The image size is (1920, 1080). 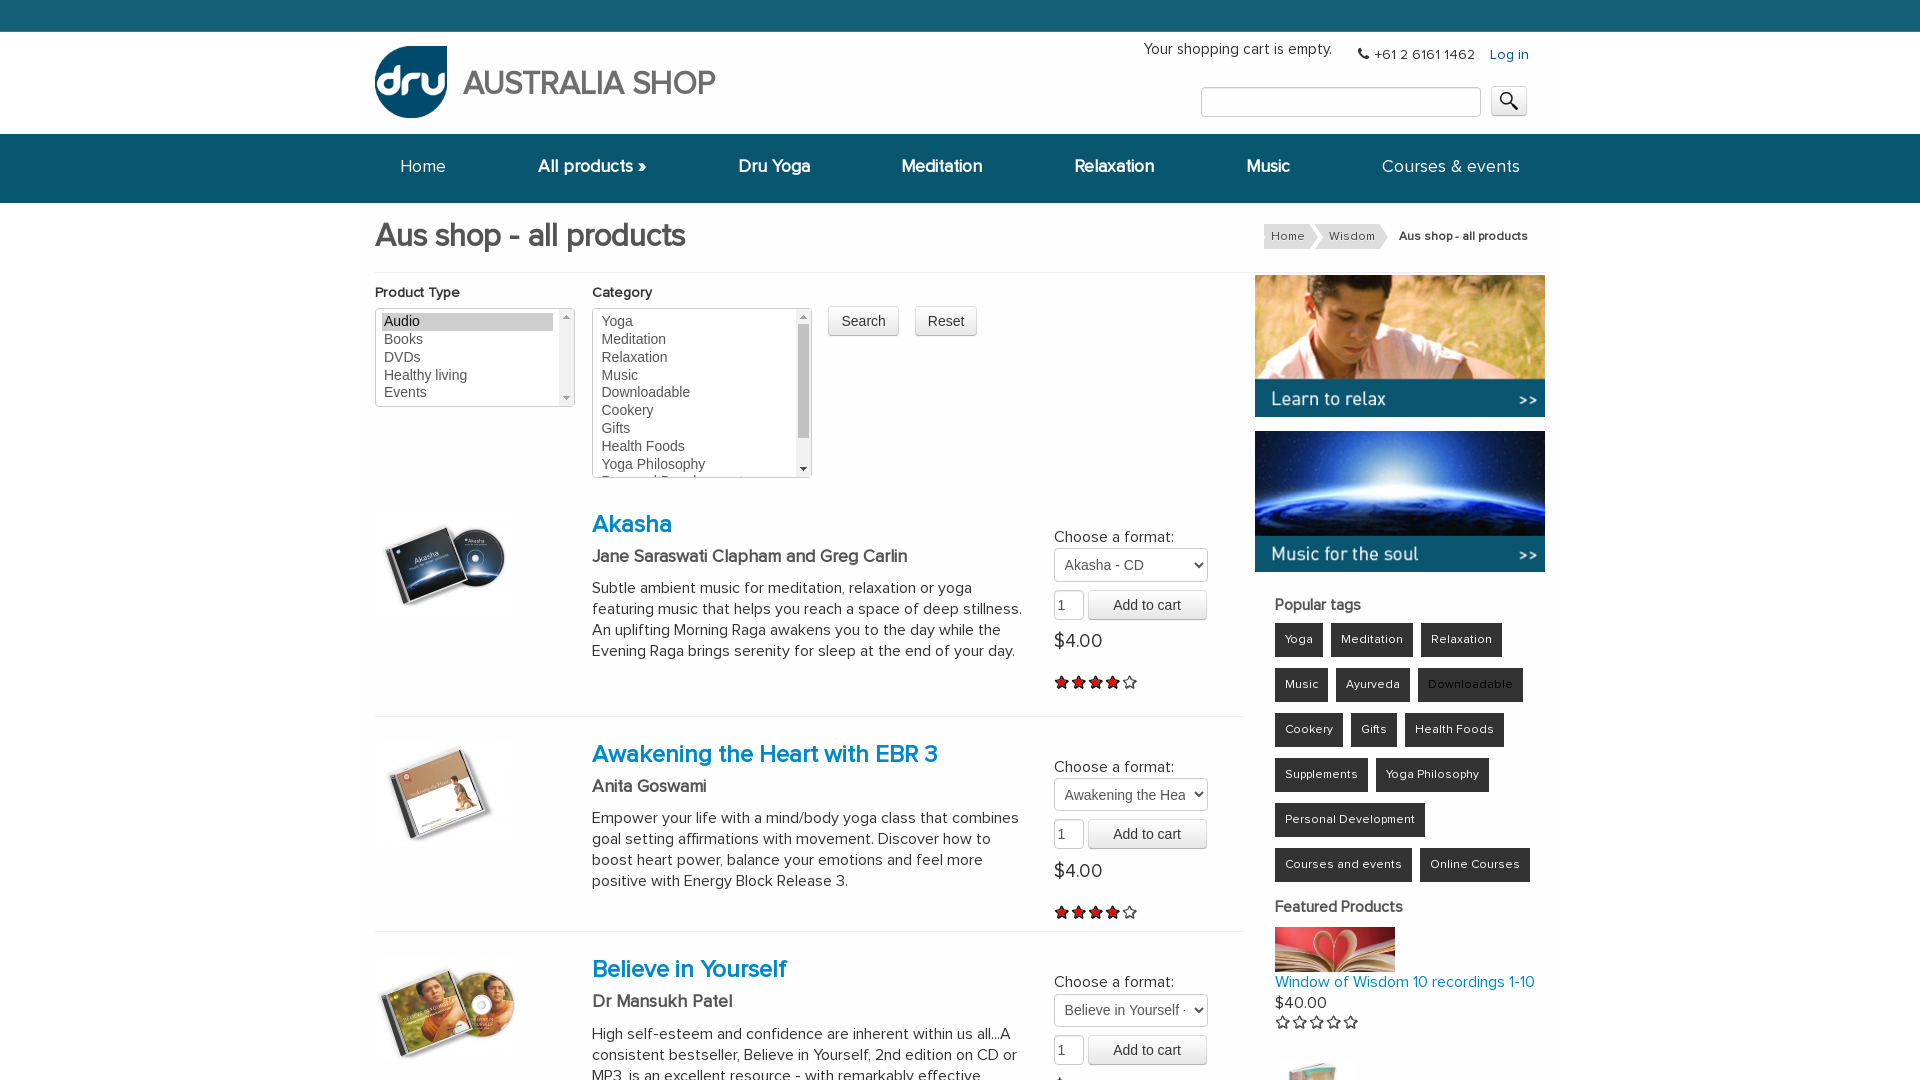 What do you see at coordinates (1087, 604) in the screenshot?
I see `'Add to cart'` at bounding box center [1087, 604].